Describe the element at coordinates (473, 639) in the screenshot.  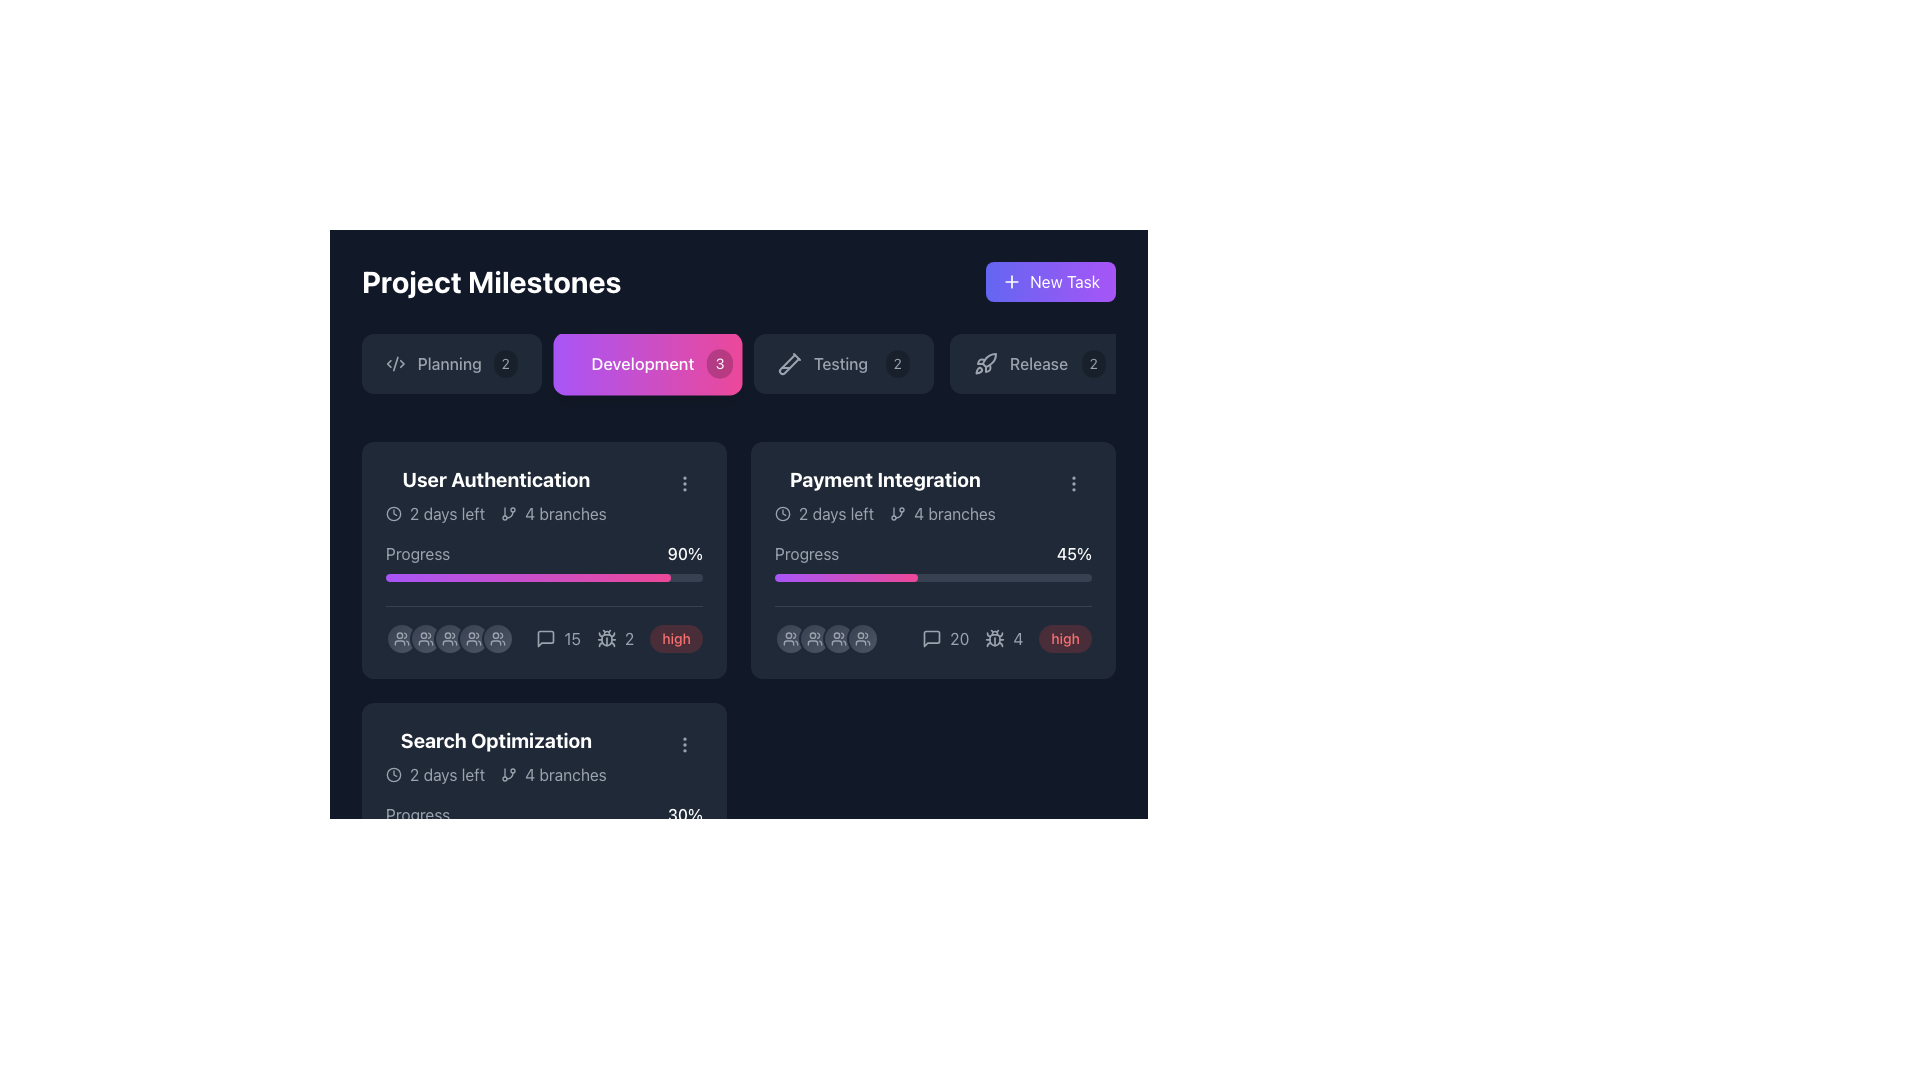
I see `the user group icon representing team members in the 'User Authentication' progress card` at that location.